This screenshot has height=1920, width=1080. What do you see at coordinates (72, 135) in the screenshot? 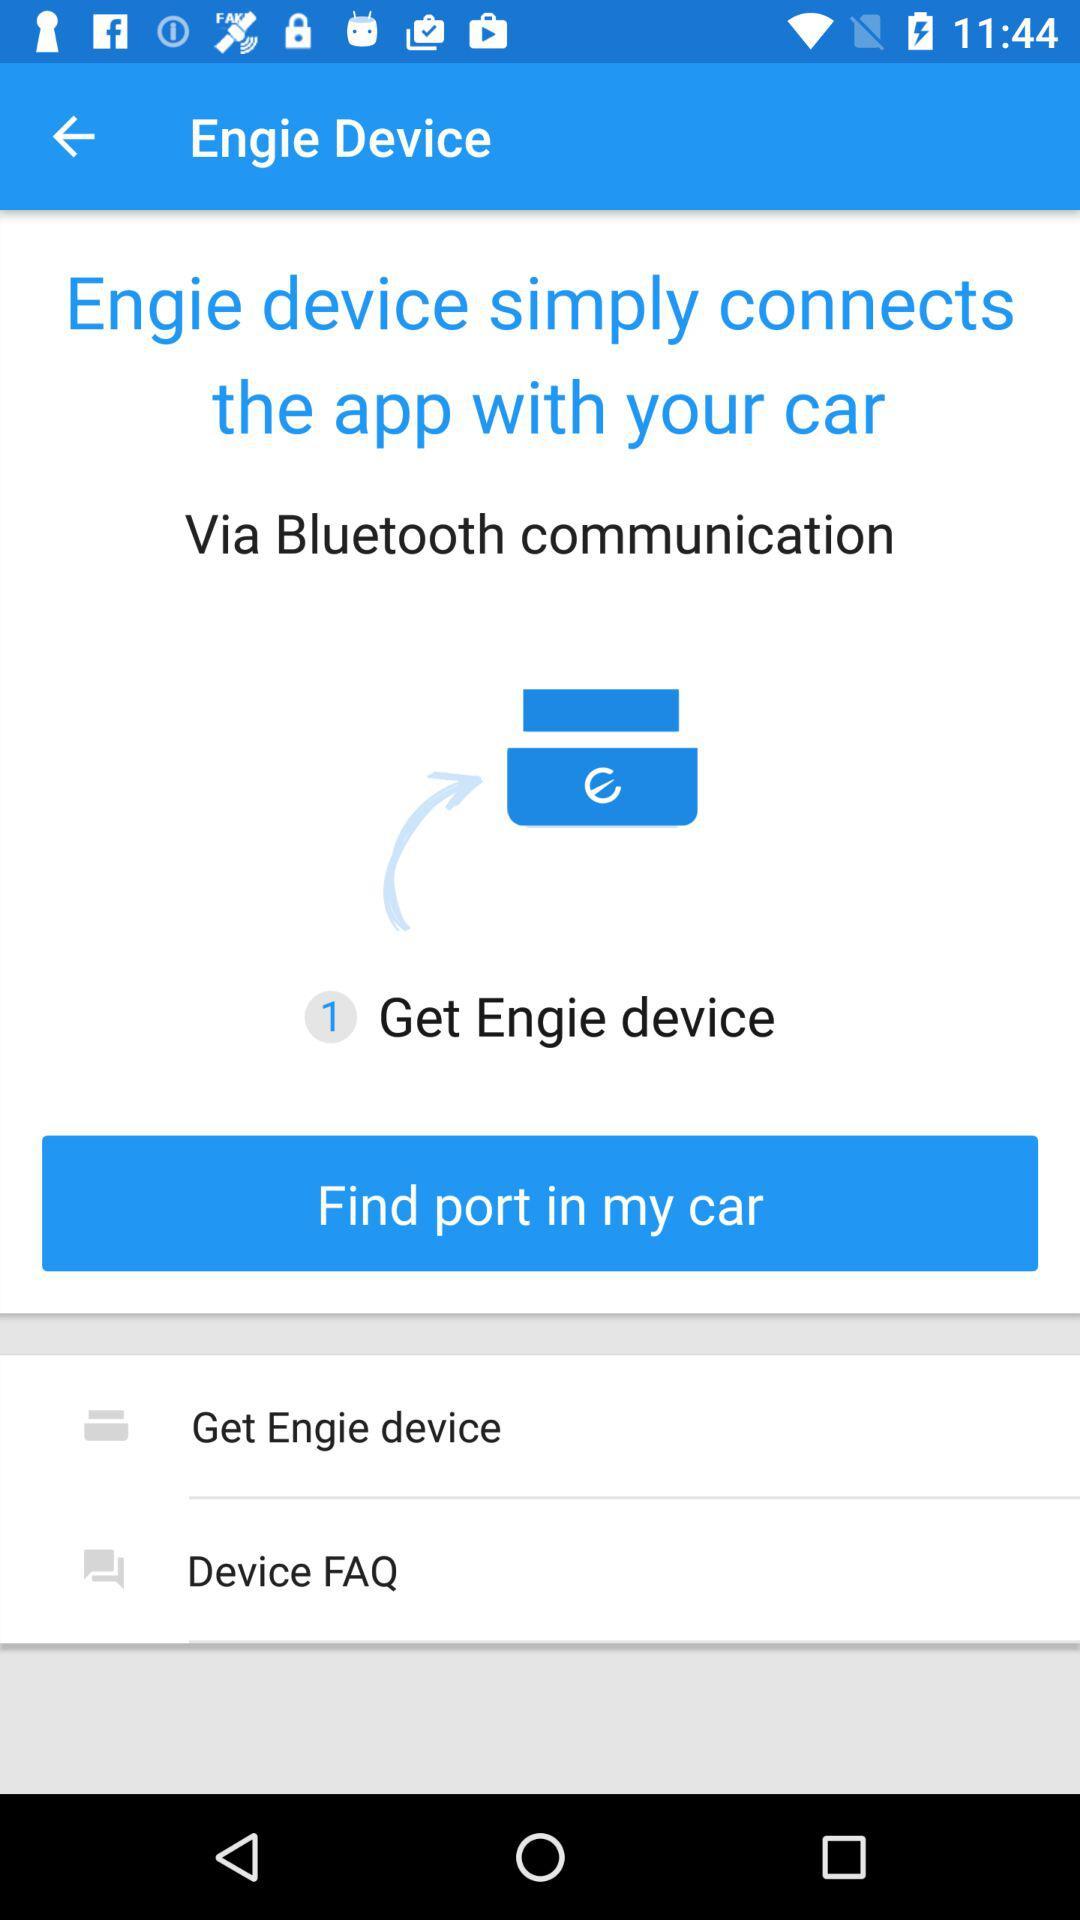
I see `the icon above engie device simply icon` at bounding box center [72, 135].